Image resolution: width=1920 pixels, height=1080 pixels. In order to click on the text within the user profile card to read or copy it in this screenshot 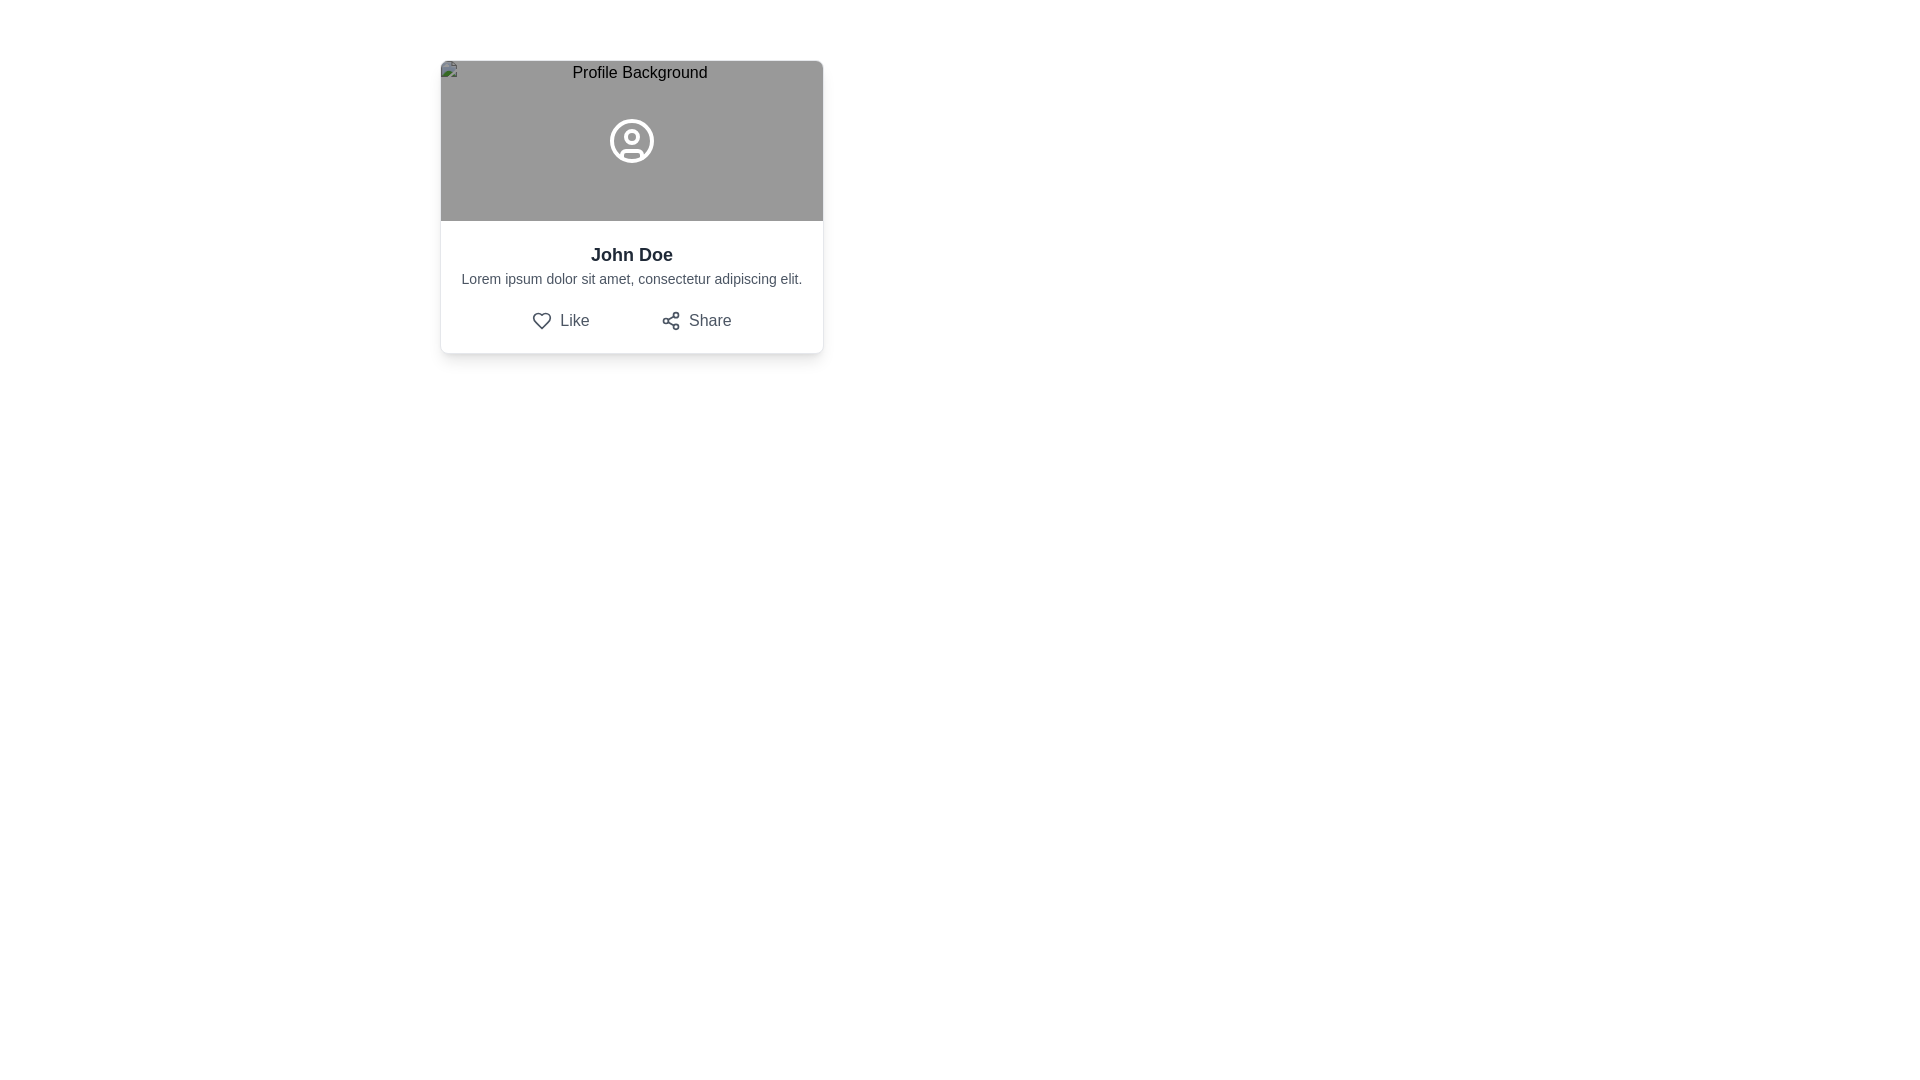, I will do `click(631, 286)`.